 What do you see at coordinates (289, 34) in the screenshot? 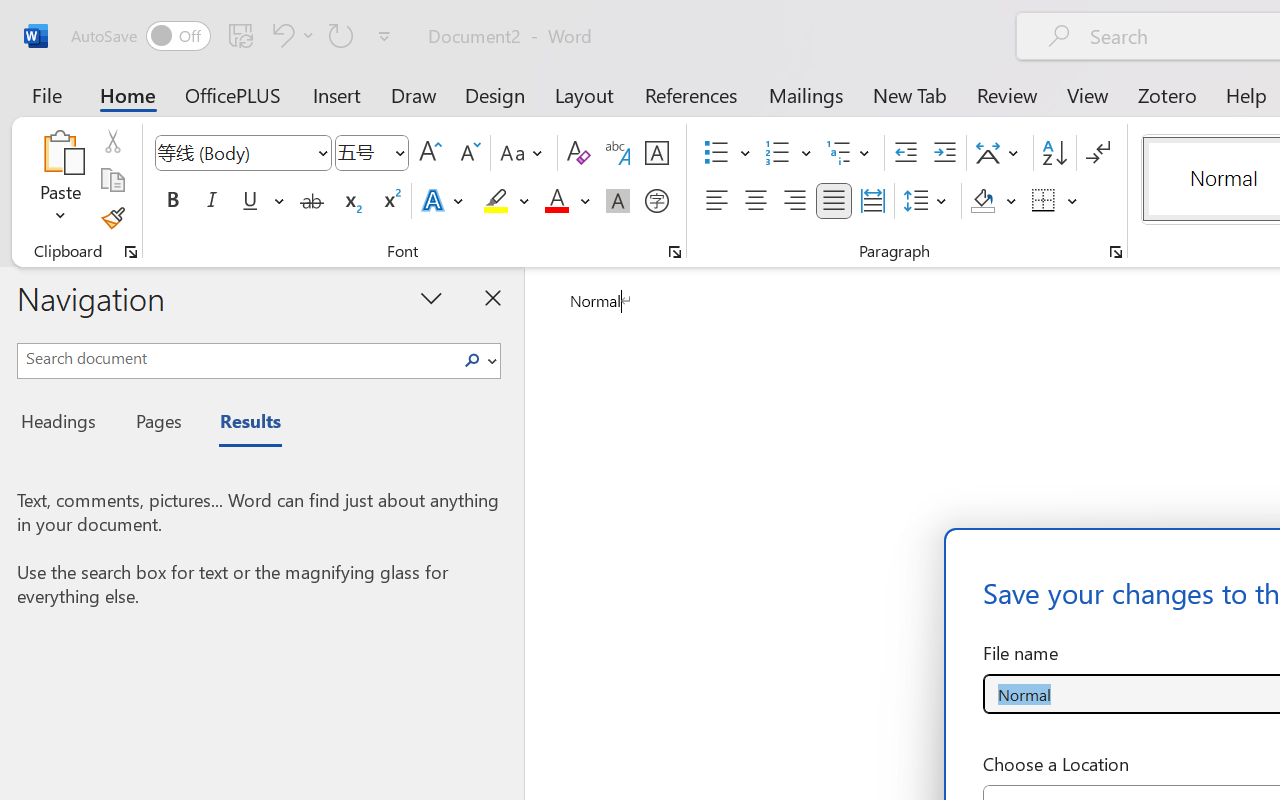
I see `'Undo Apply Quick Style'` at bounding box center [289, 34].